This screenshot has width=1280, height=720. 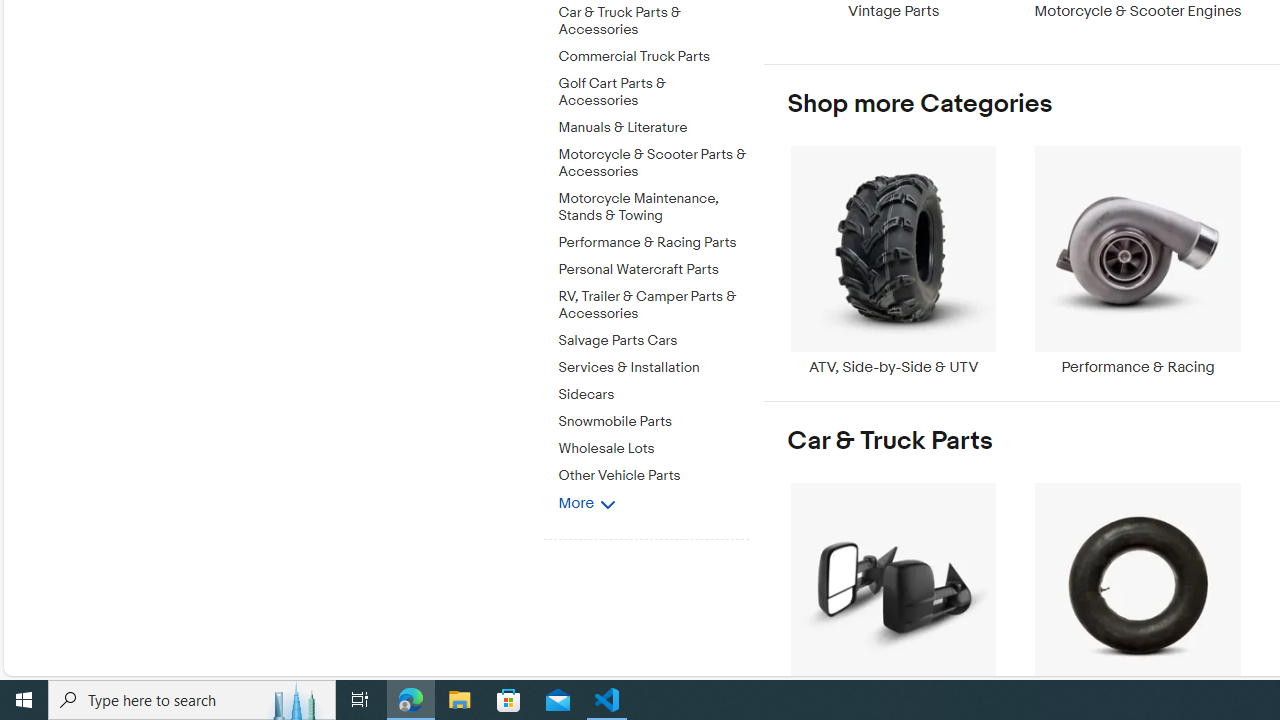 What do you see at coordinates (653, 92) in the screenshot?
I see `'Golf Cart Parts & Accessories'` at bounding box center [653, 92].